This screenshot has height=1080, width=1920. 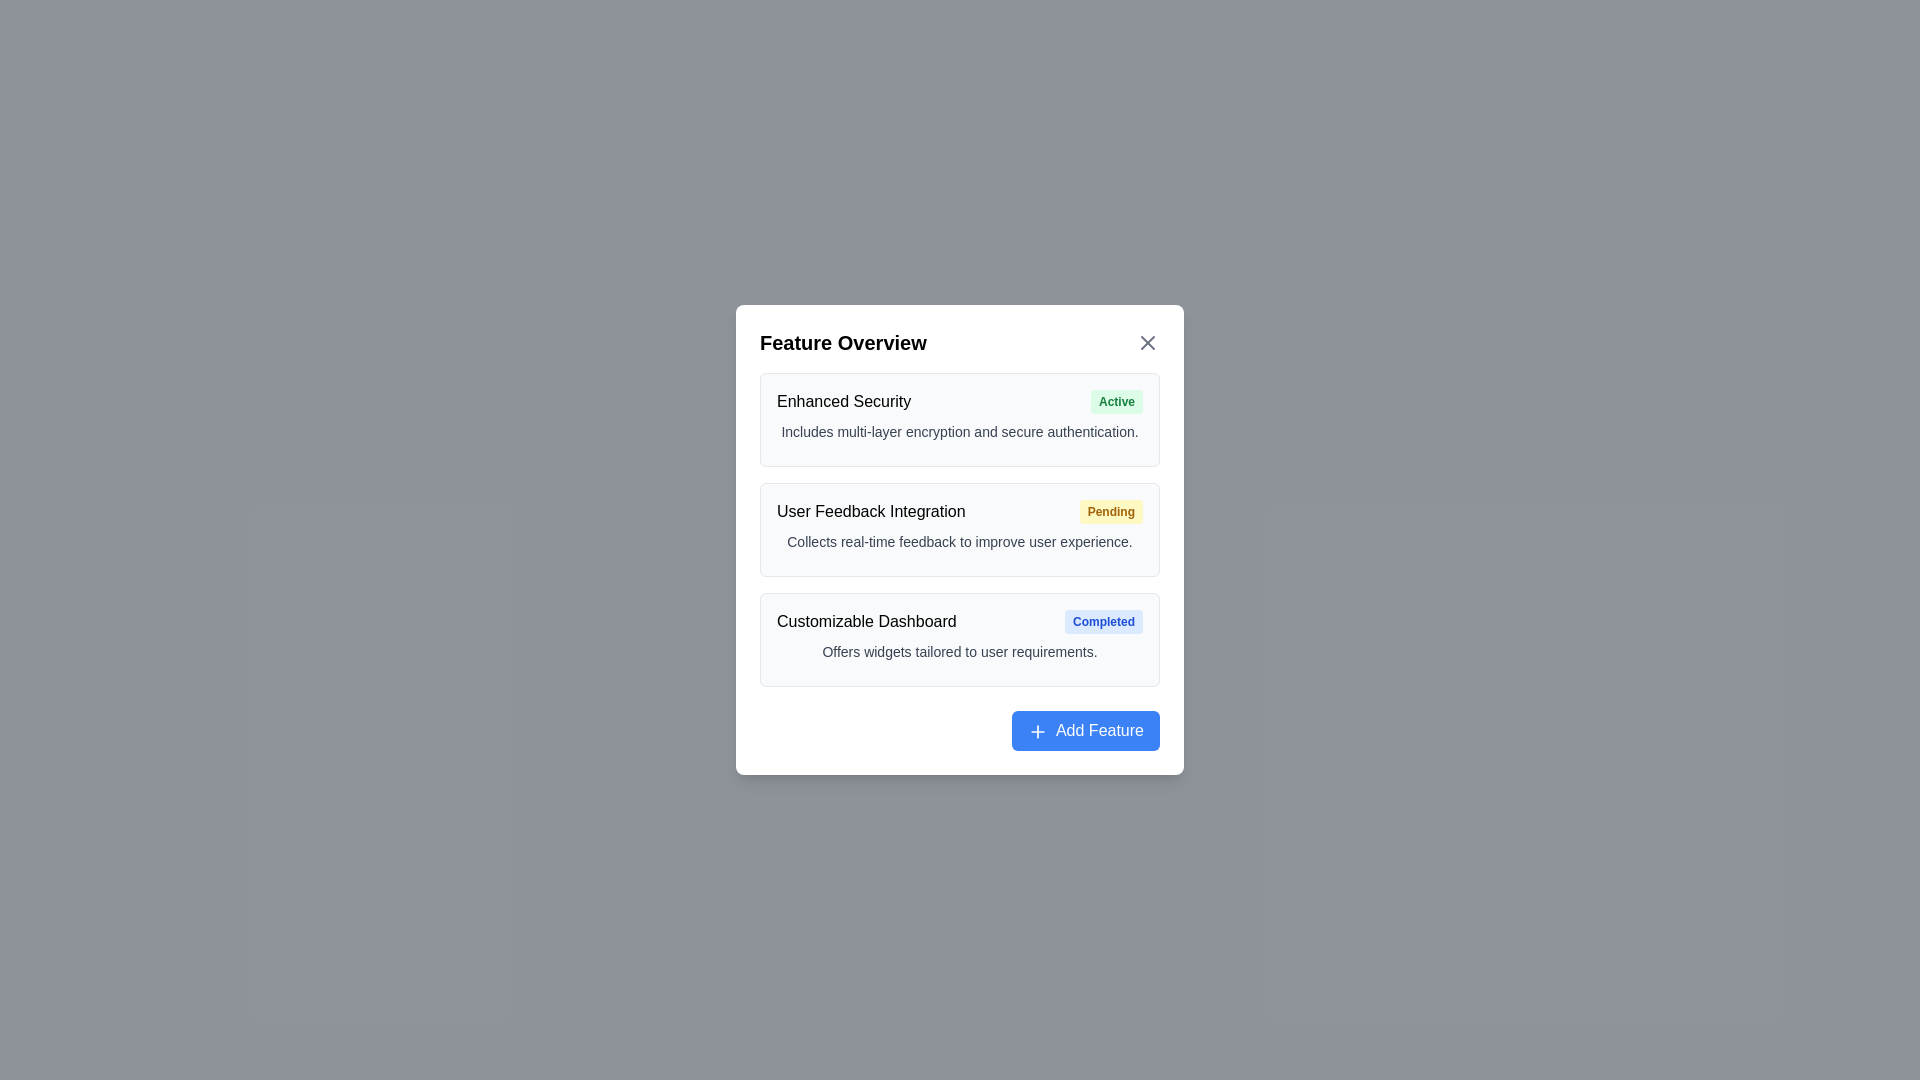 I want to click on short descriptions from the feature cards located in the modal window titled 'Feature Overview', positioned below the modal's title, so click(x=960, y=528).